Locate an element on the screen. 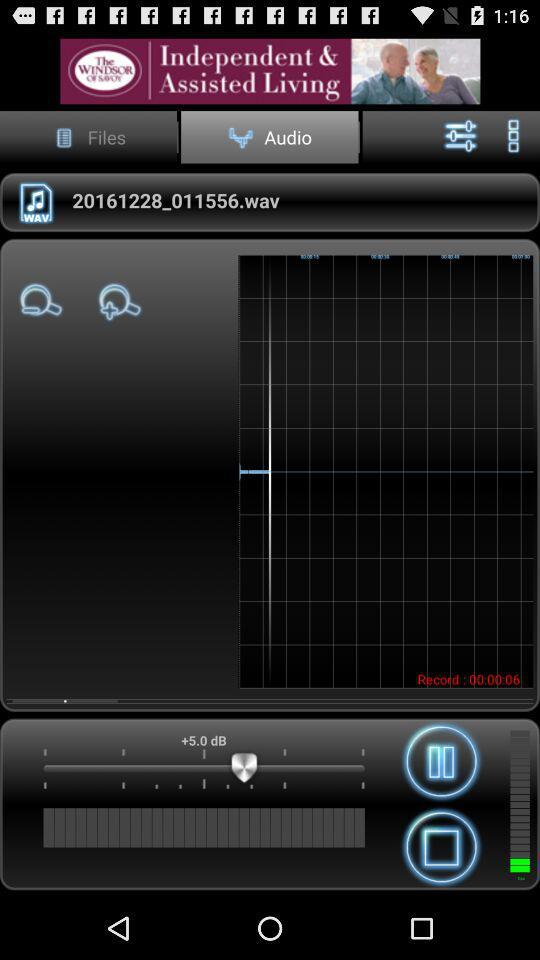 The height and width of the screenshot is (960, 540). the sliders icon is located at coordinates (461, 144).